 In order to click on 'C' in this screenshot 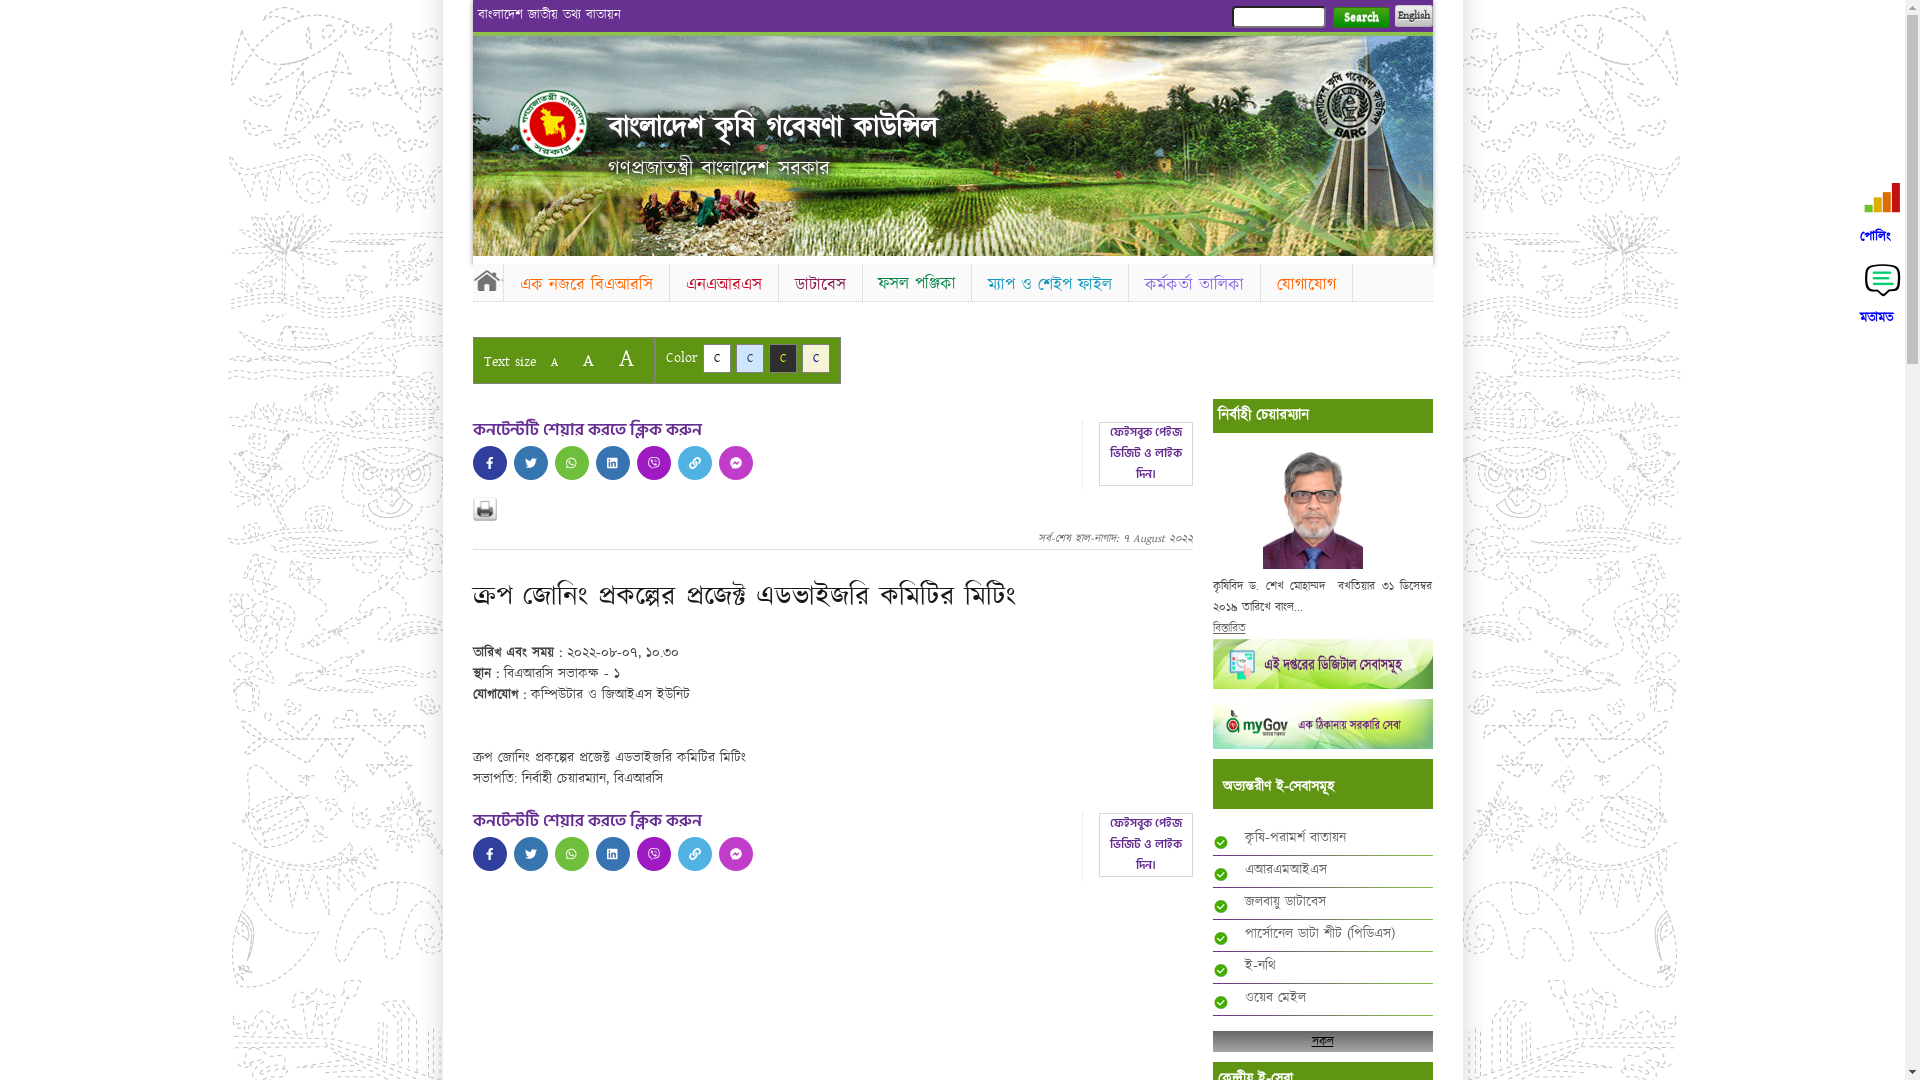, I will do `click(801, 357)`.